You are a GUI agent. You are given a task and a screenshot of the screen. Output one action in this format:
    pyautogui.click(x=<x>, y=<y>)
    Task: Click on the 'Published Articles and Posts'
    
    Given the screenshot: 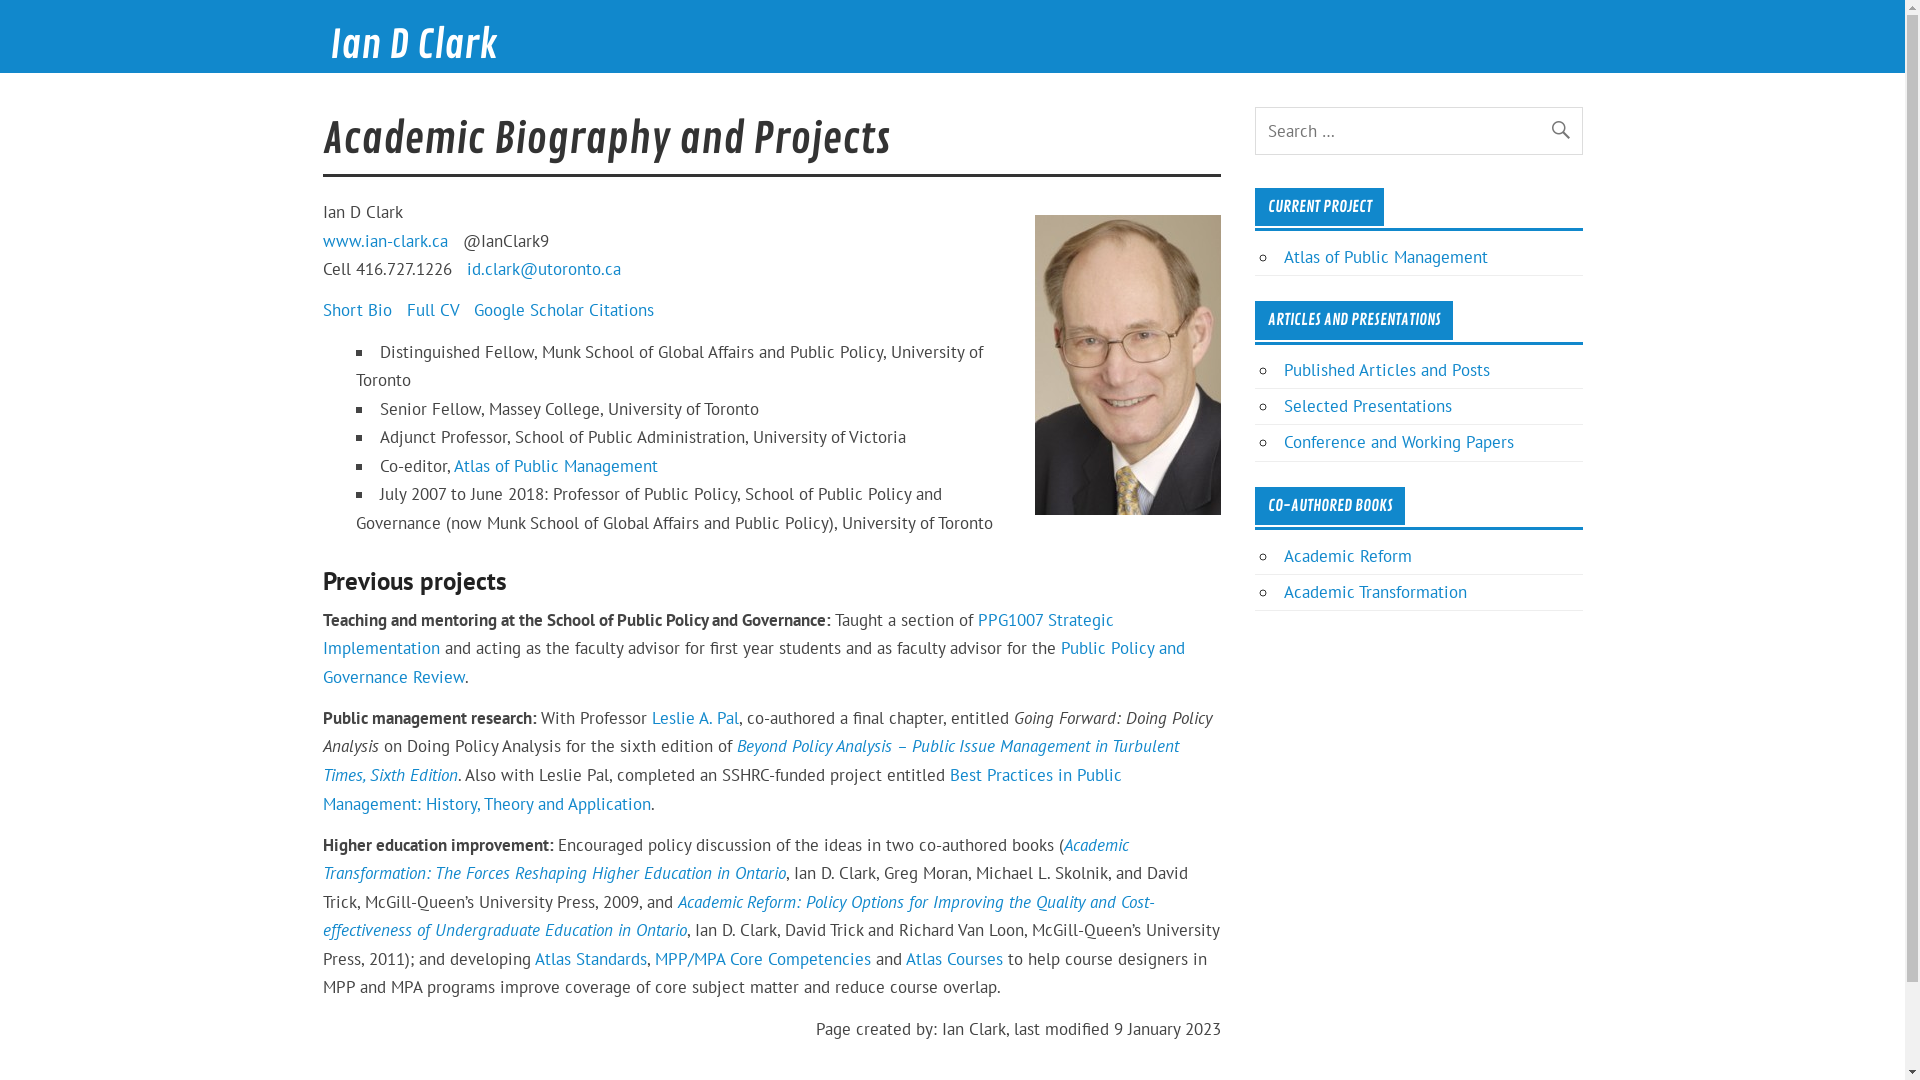 What is the action you would take?
    pyautogui.click(x=1283, y=370)
    